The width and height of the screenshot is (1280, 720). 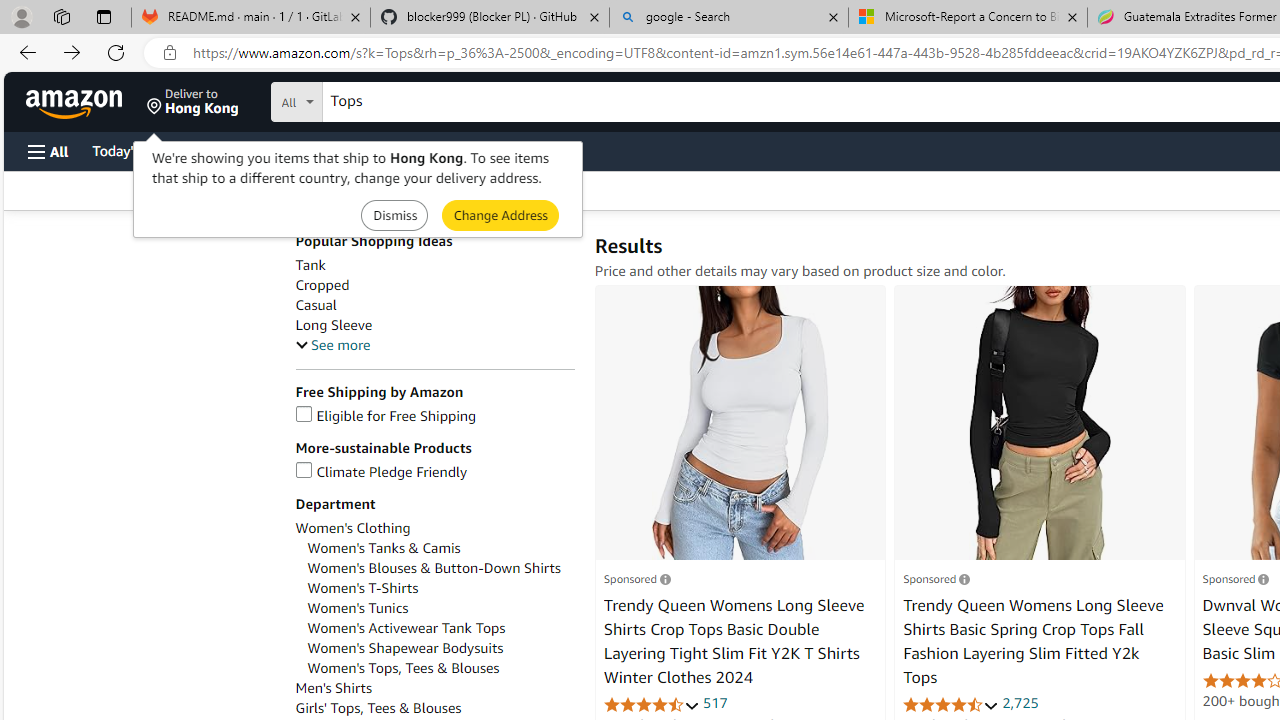 I want to click on 'Eligible for Free Shipping', so click(x=385, y=415).